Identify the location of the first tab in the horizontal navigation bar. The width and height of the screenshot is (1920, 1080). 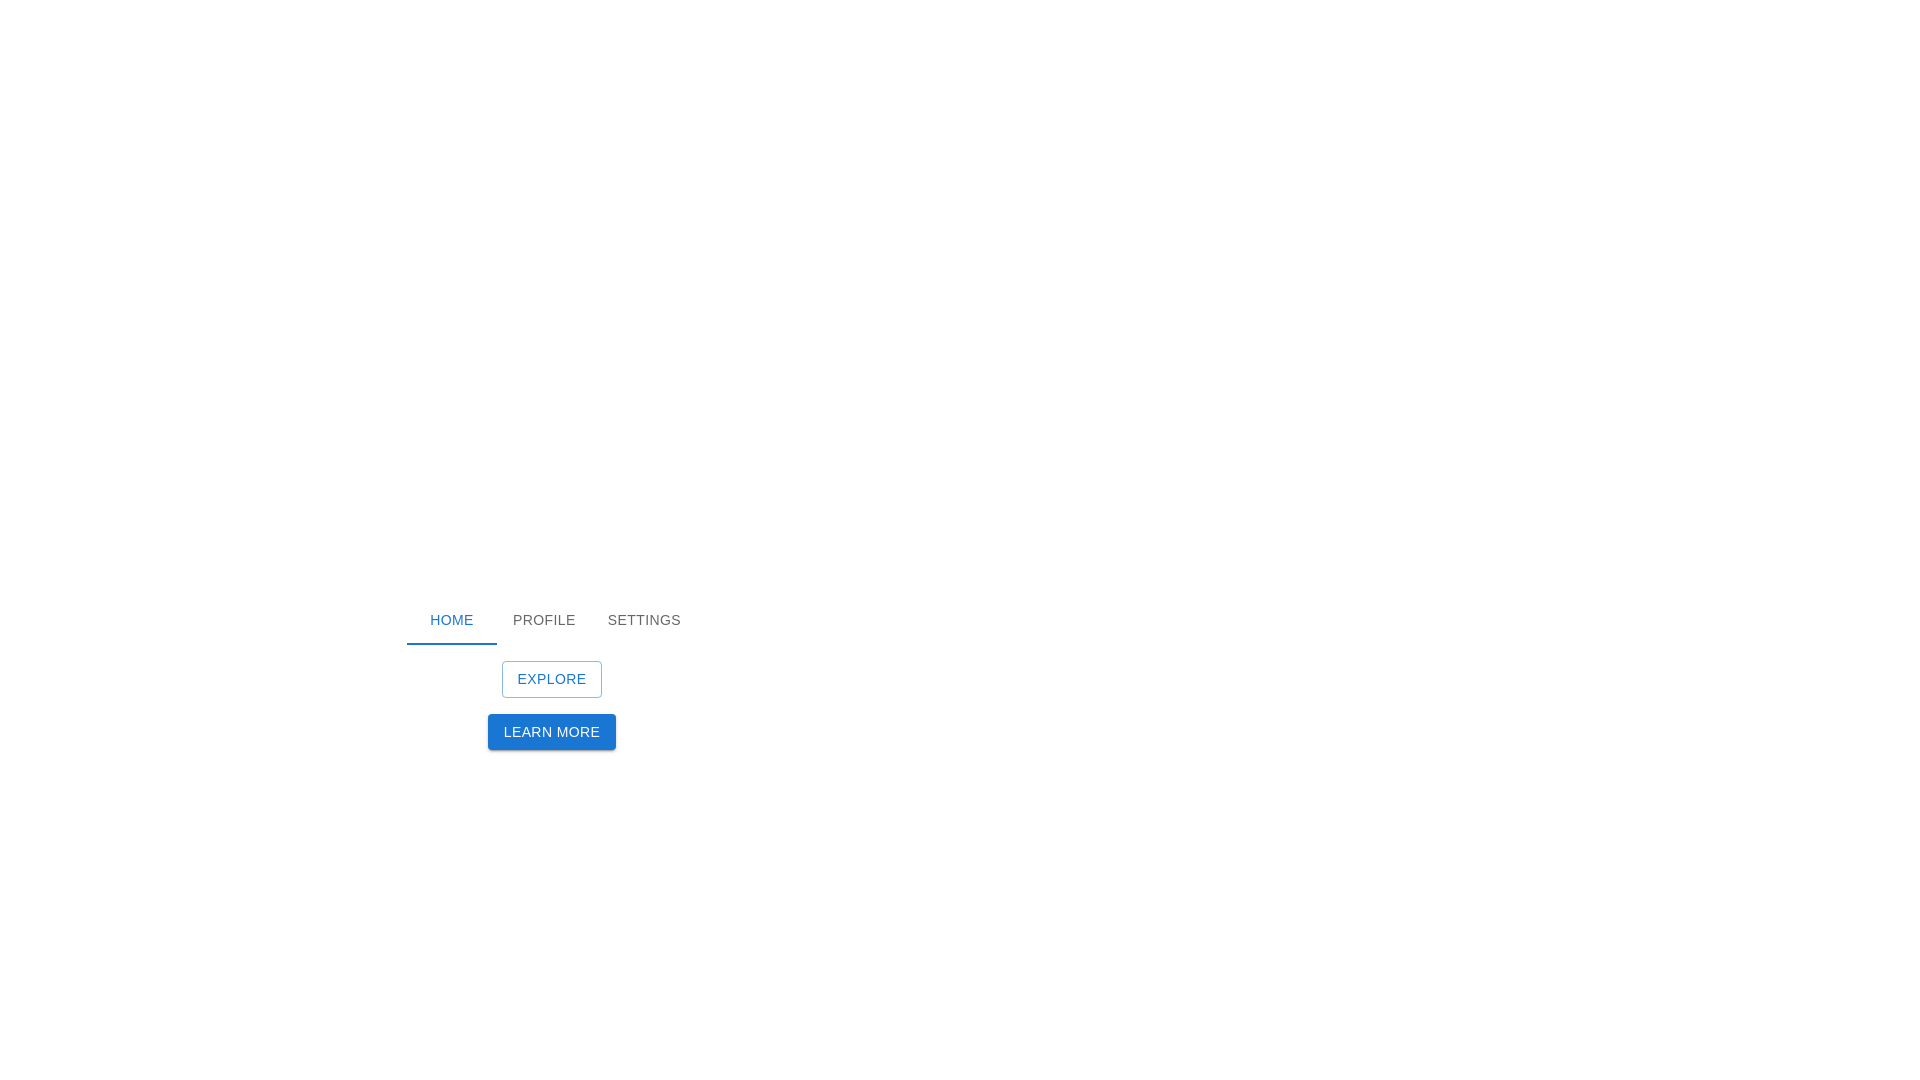
(450, 620).